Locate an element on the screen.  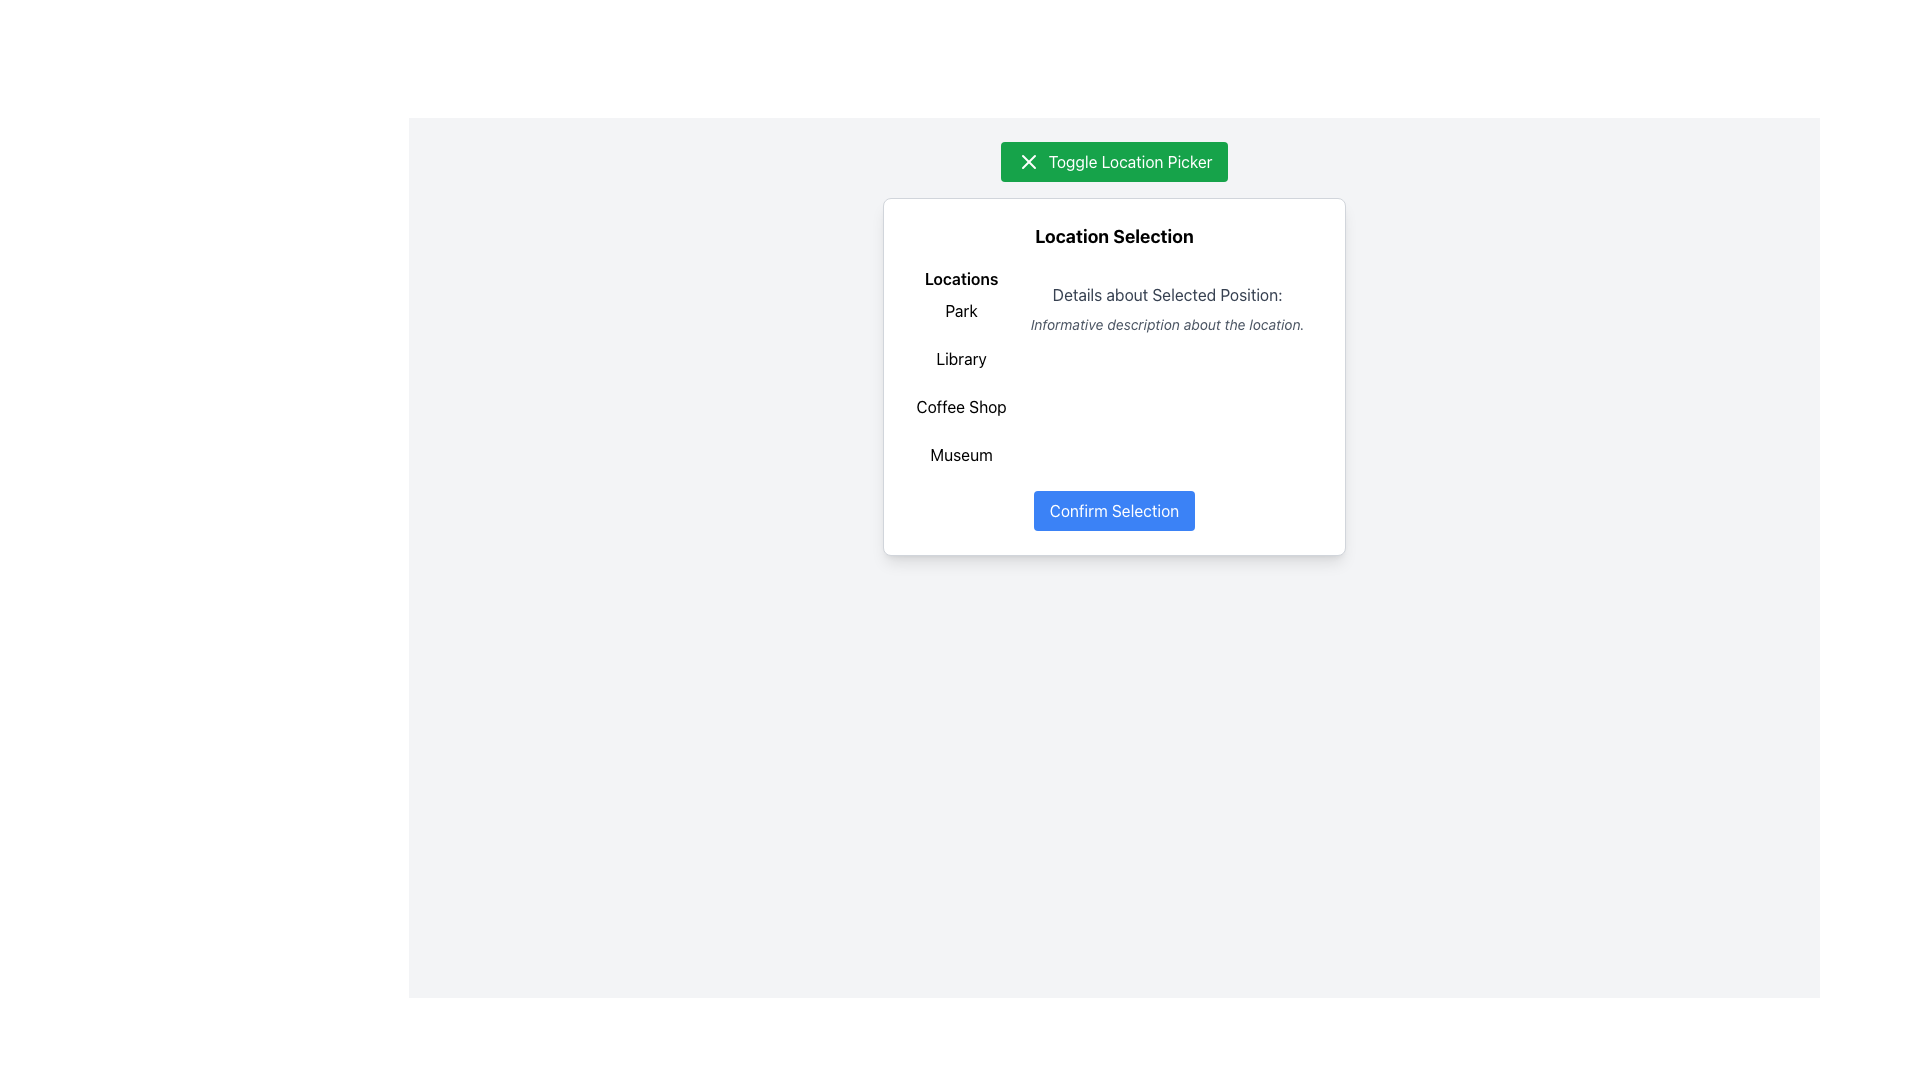
to select the 'Museum' text label, which is the fourth item in the vertical list of locations within the modal window is located at coordinates (961, 455).